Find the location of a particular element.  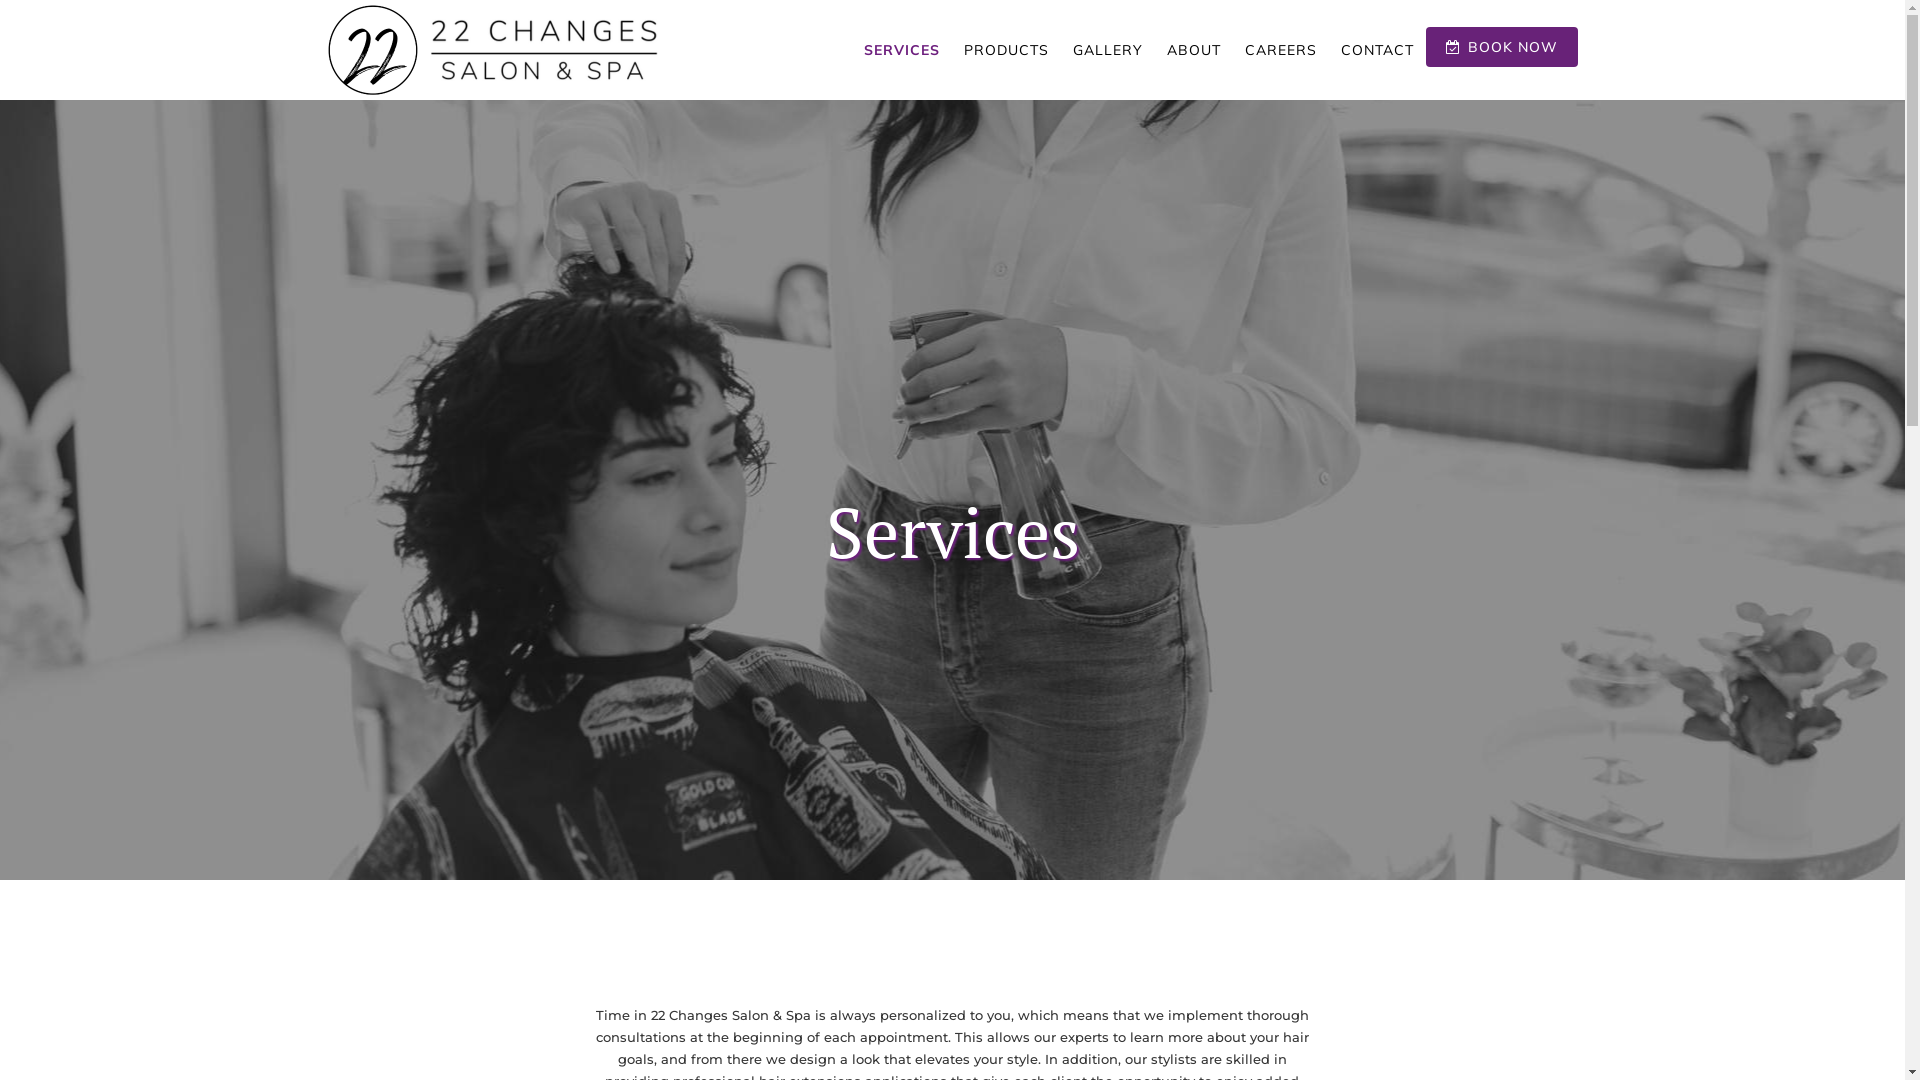

'SERVICES' is located at coordinates (901, 49).